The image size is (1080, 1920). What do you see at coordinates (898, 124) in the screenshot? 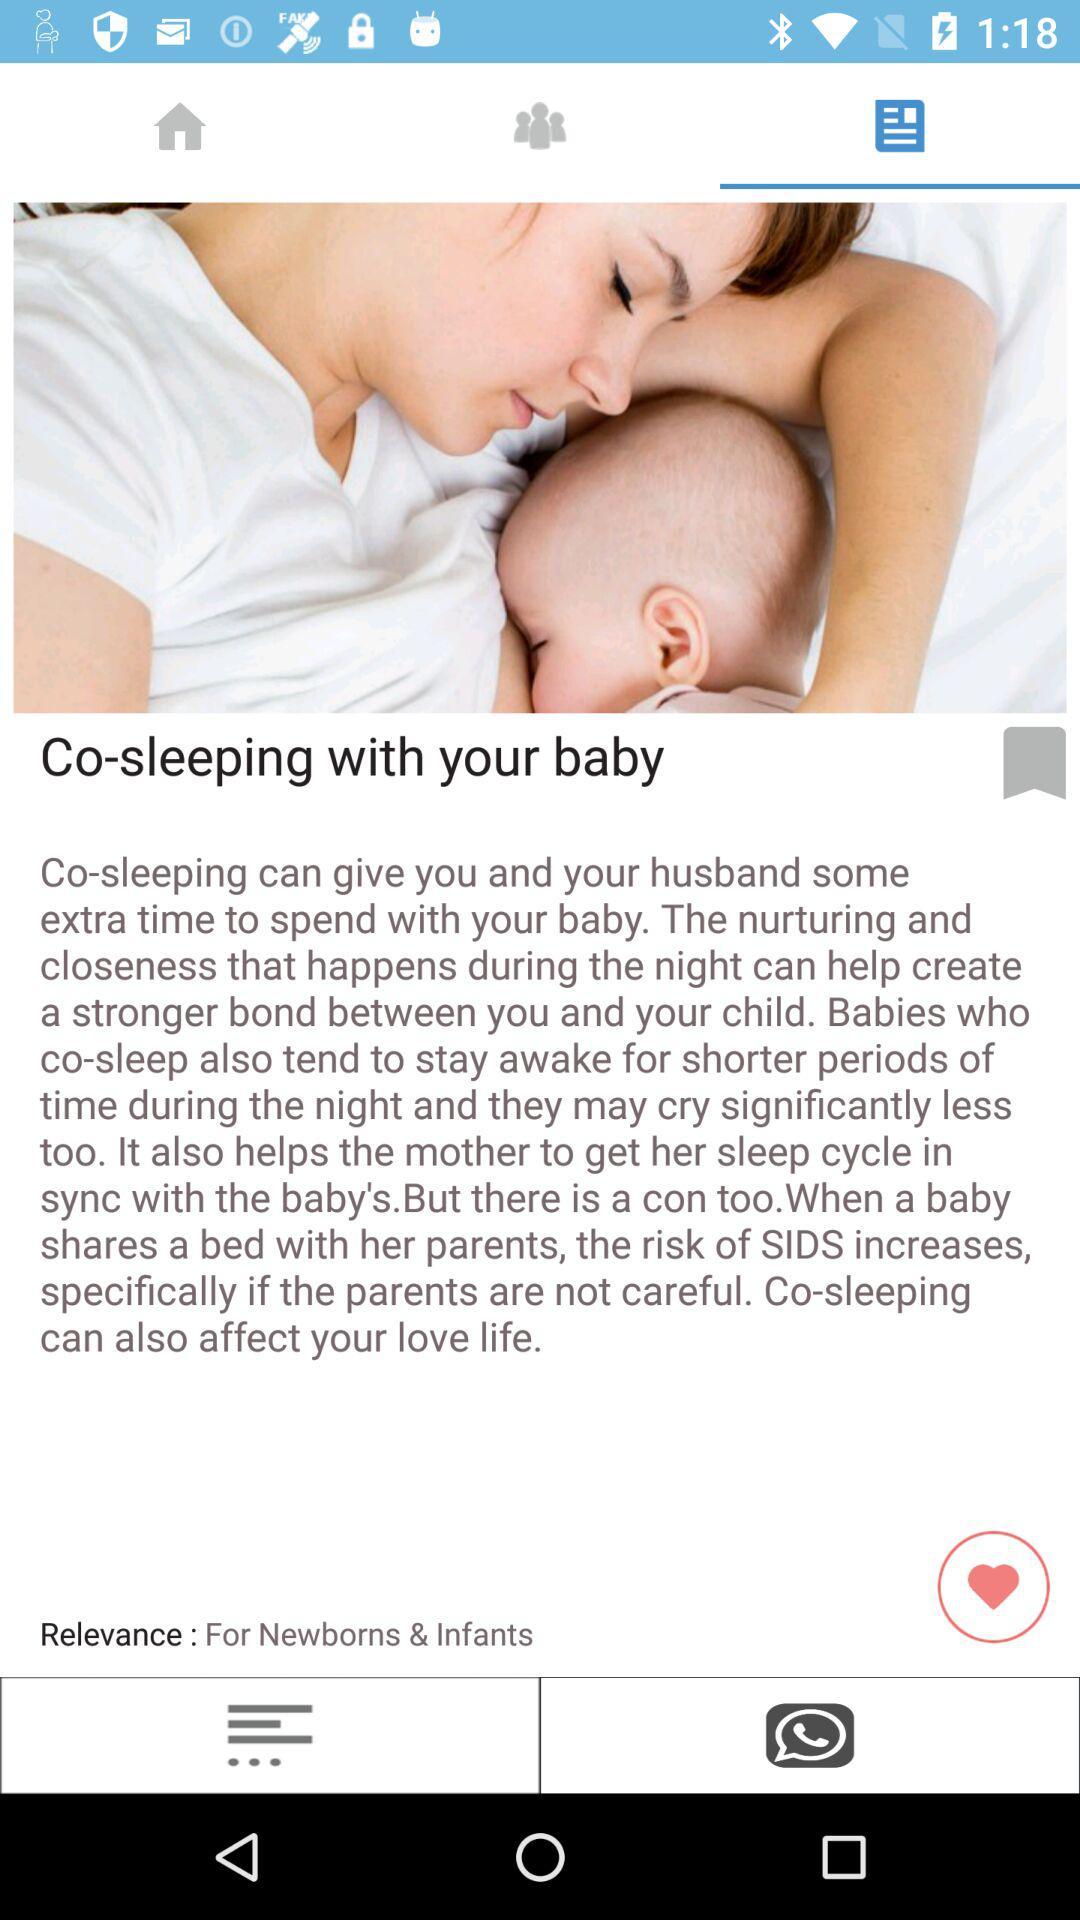
I see `the button at top right` at bounding box center [898, 124].